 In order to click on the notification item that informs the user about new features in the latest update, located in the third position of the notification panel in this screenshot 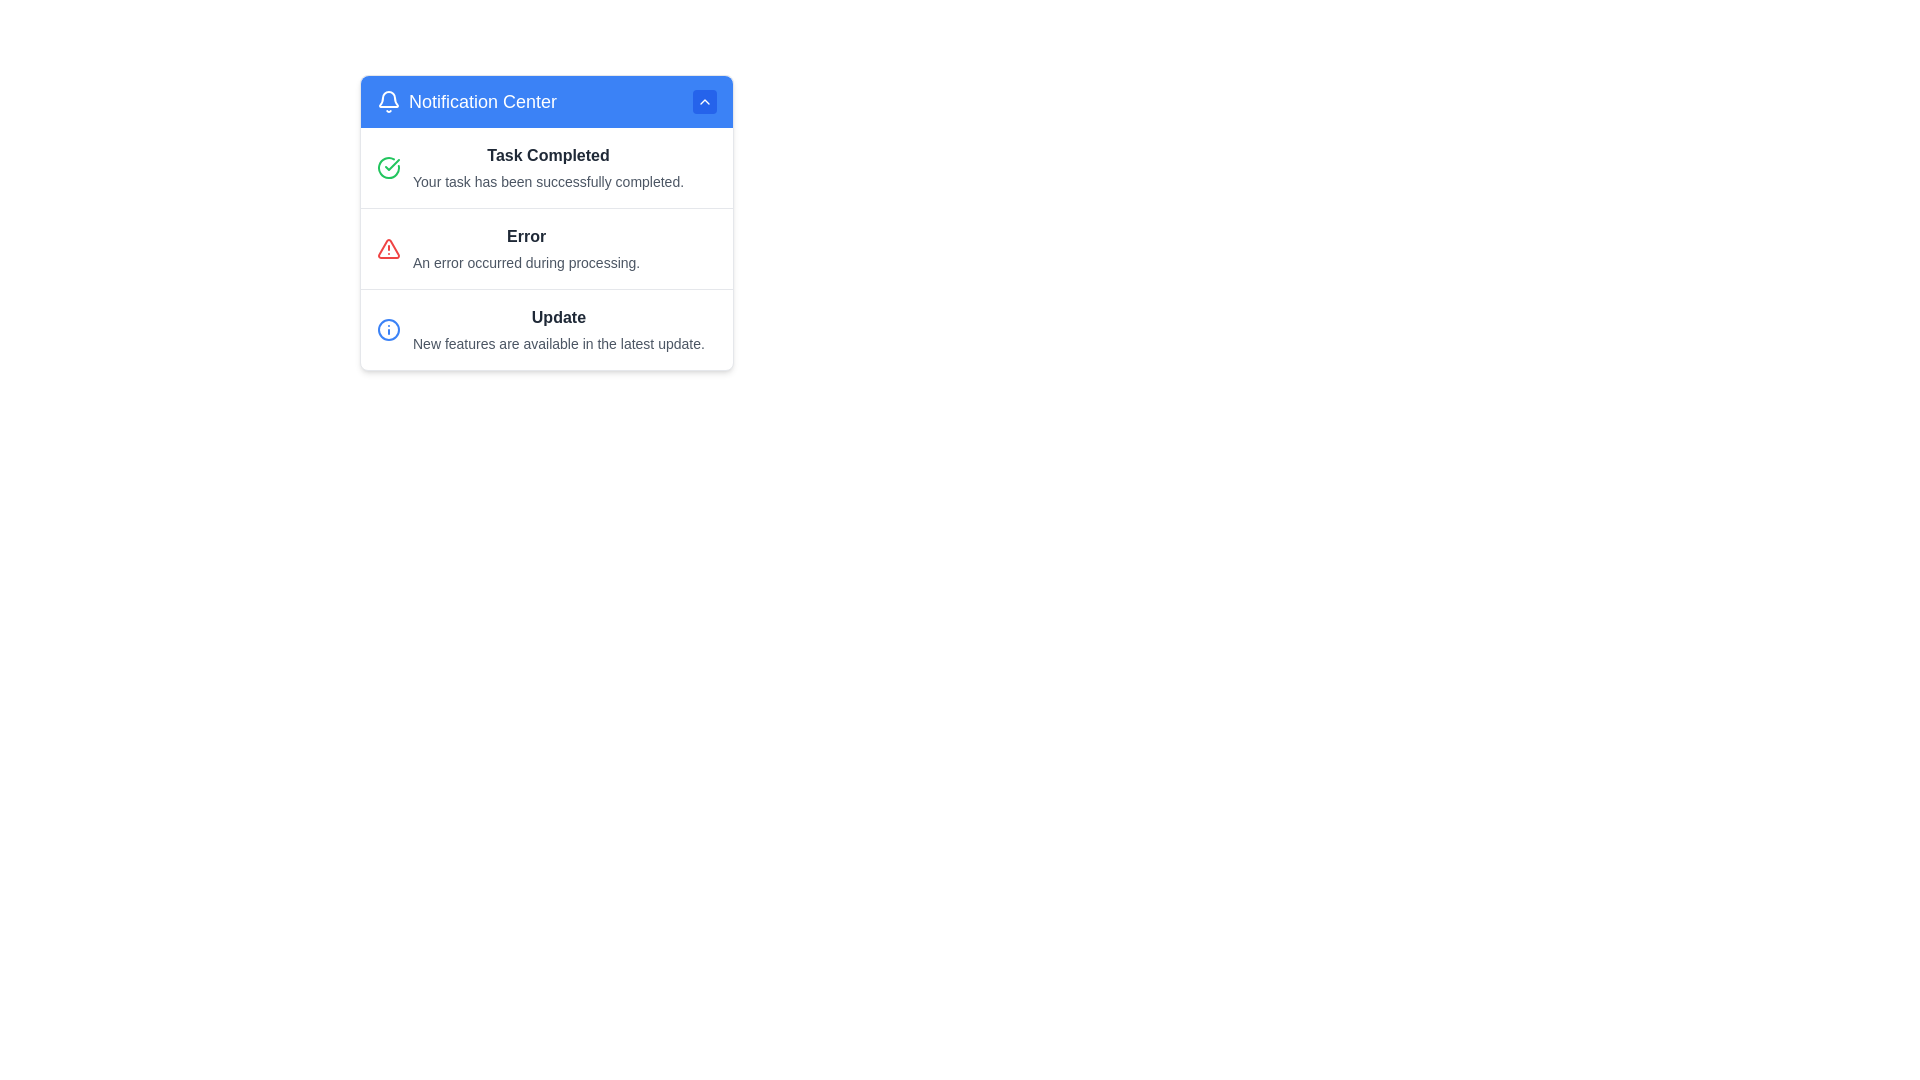, I will do `click(558, 329)`.